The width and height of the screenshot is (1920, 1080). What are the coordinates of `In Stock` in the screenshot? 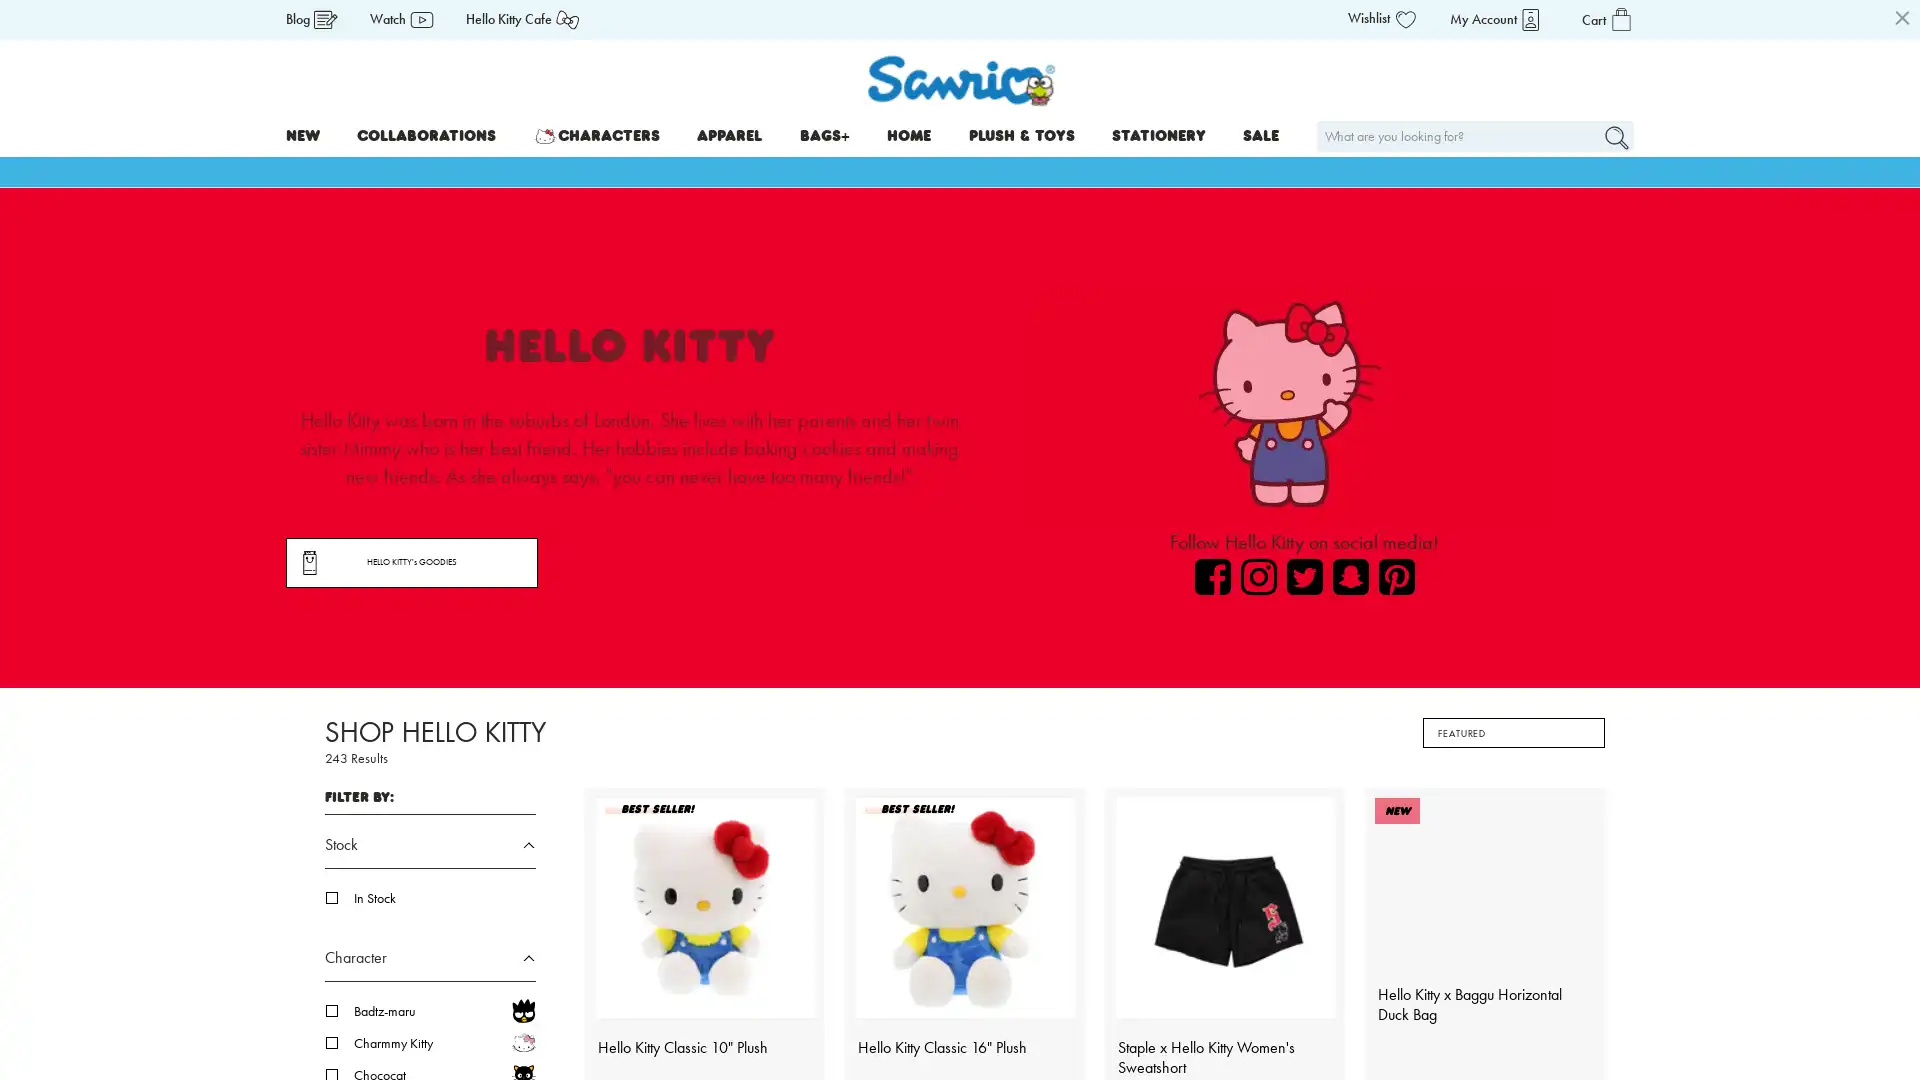 It's located at (444, 897).